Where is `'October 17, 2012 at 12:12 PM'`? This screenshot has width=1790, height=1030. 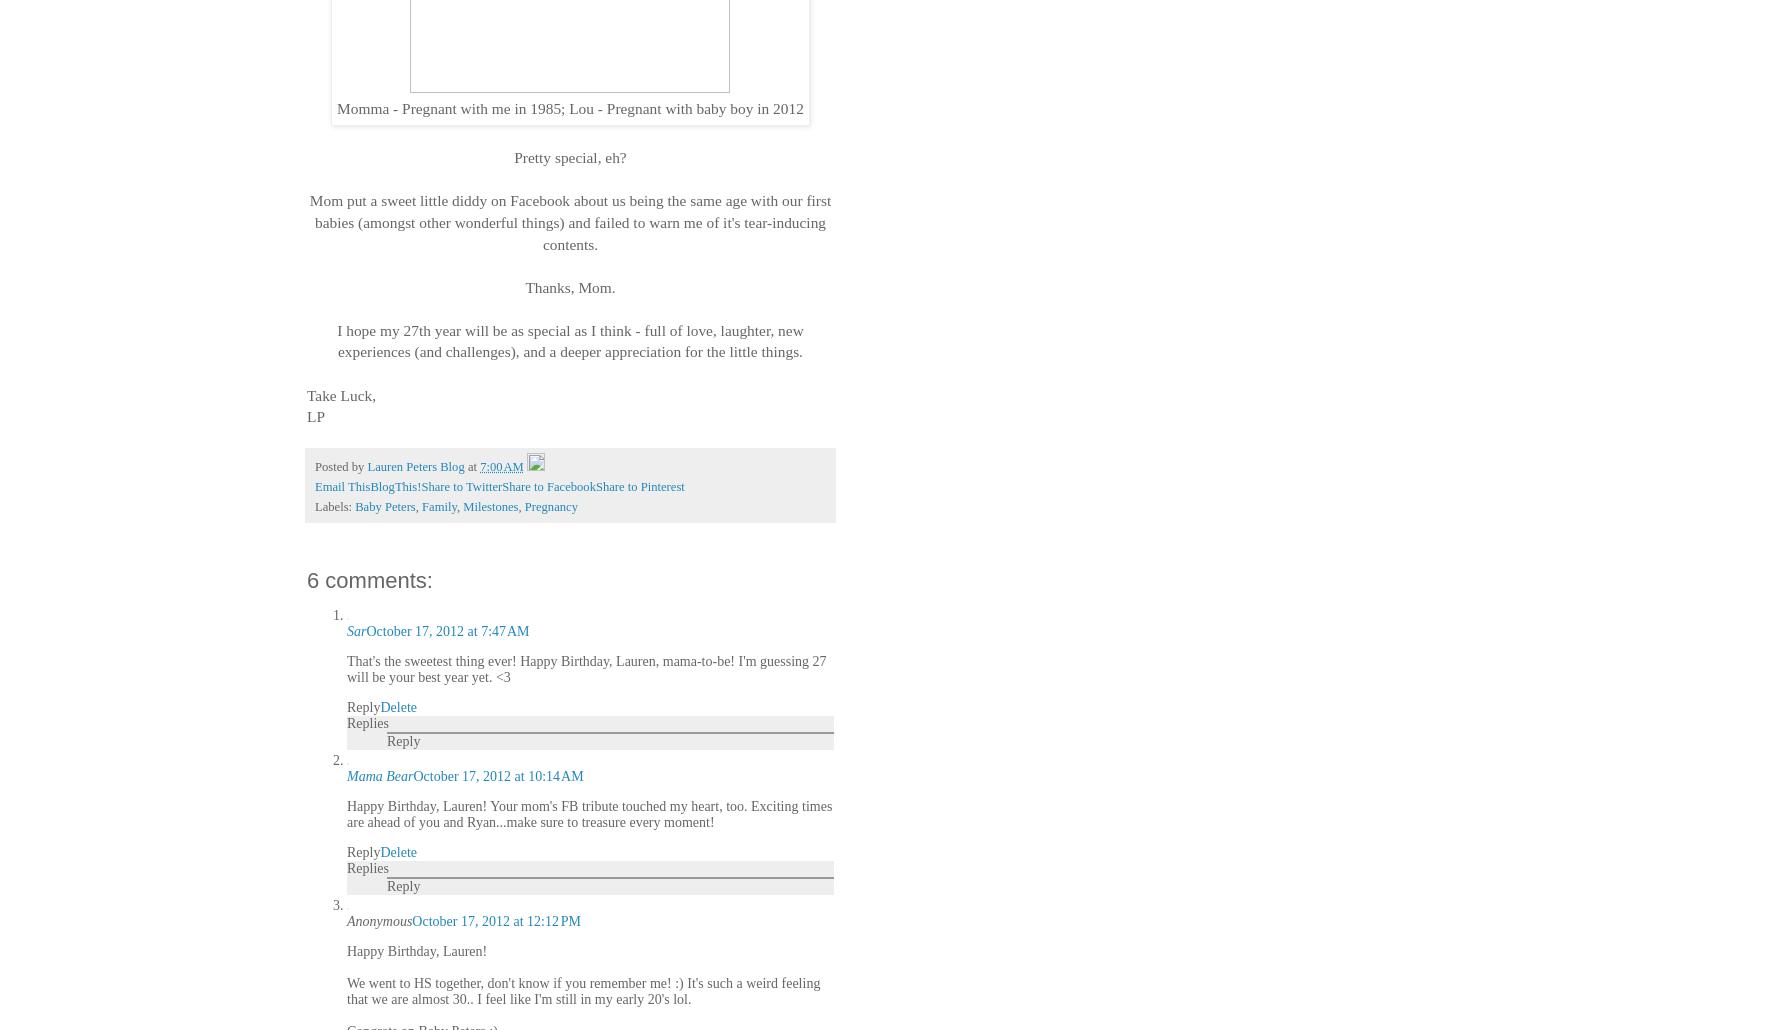
'October 17, 2012 at 12:12 PM' is located at coordinates (495, 920).